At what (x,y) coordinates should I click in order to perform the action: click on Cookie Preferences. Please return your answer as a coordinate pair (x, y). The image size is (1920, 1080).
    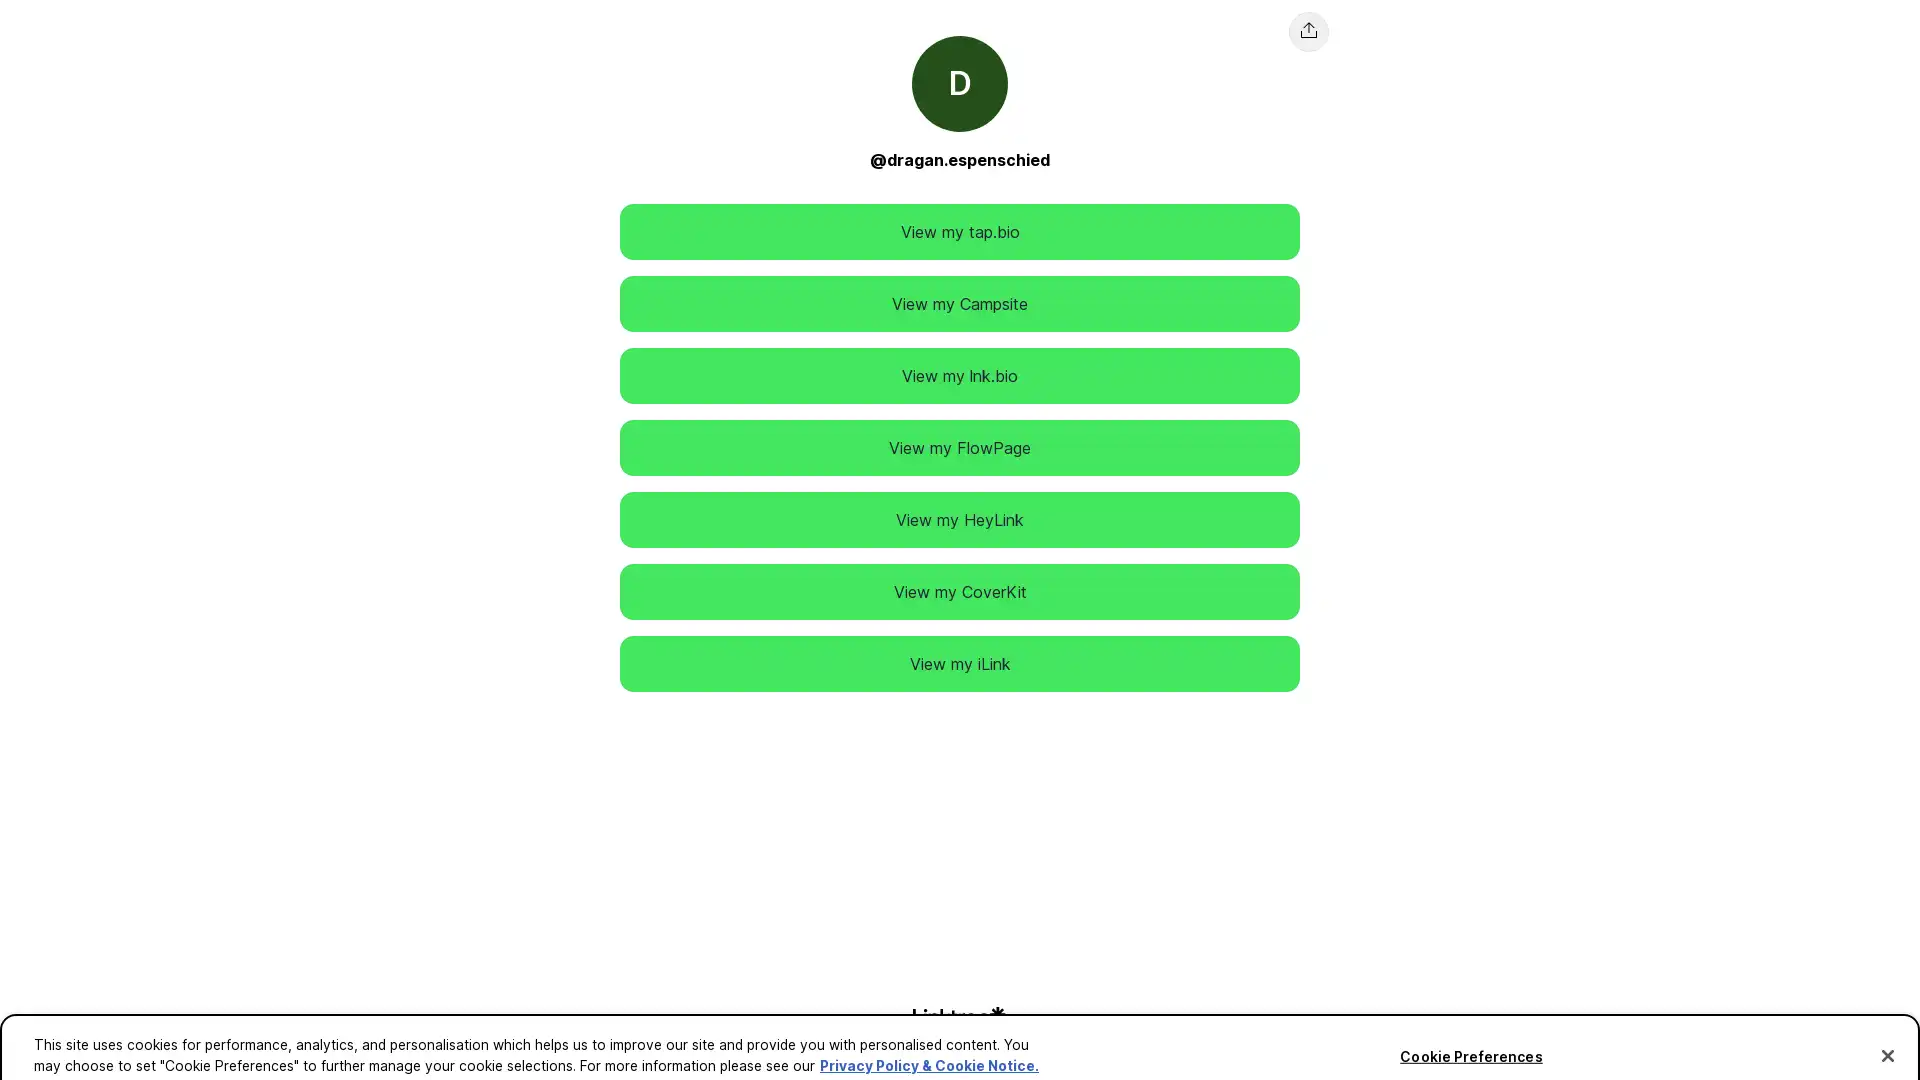
    Looking at the image, I should click on (1470, 1034).